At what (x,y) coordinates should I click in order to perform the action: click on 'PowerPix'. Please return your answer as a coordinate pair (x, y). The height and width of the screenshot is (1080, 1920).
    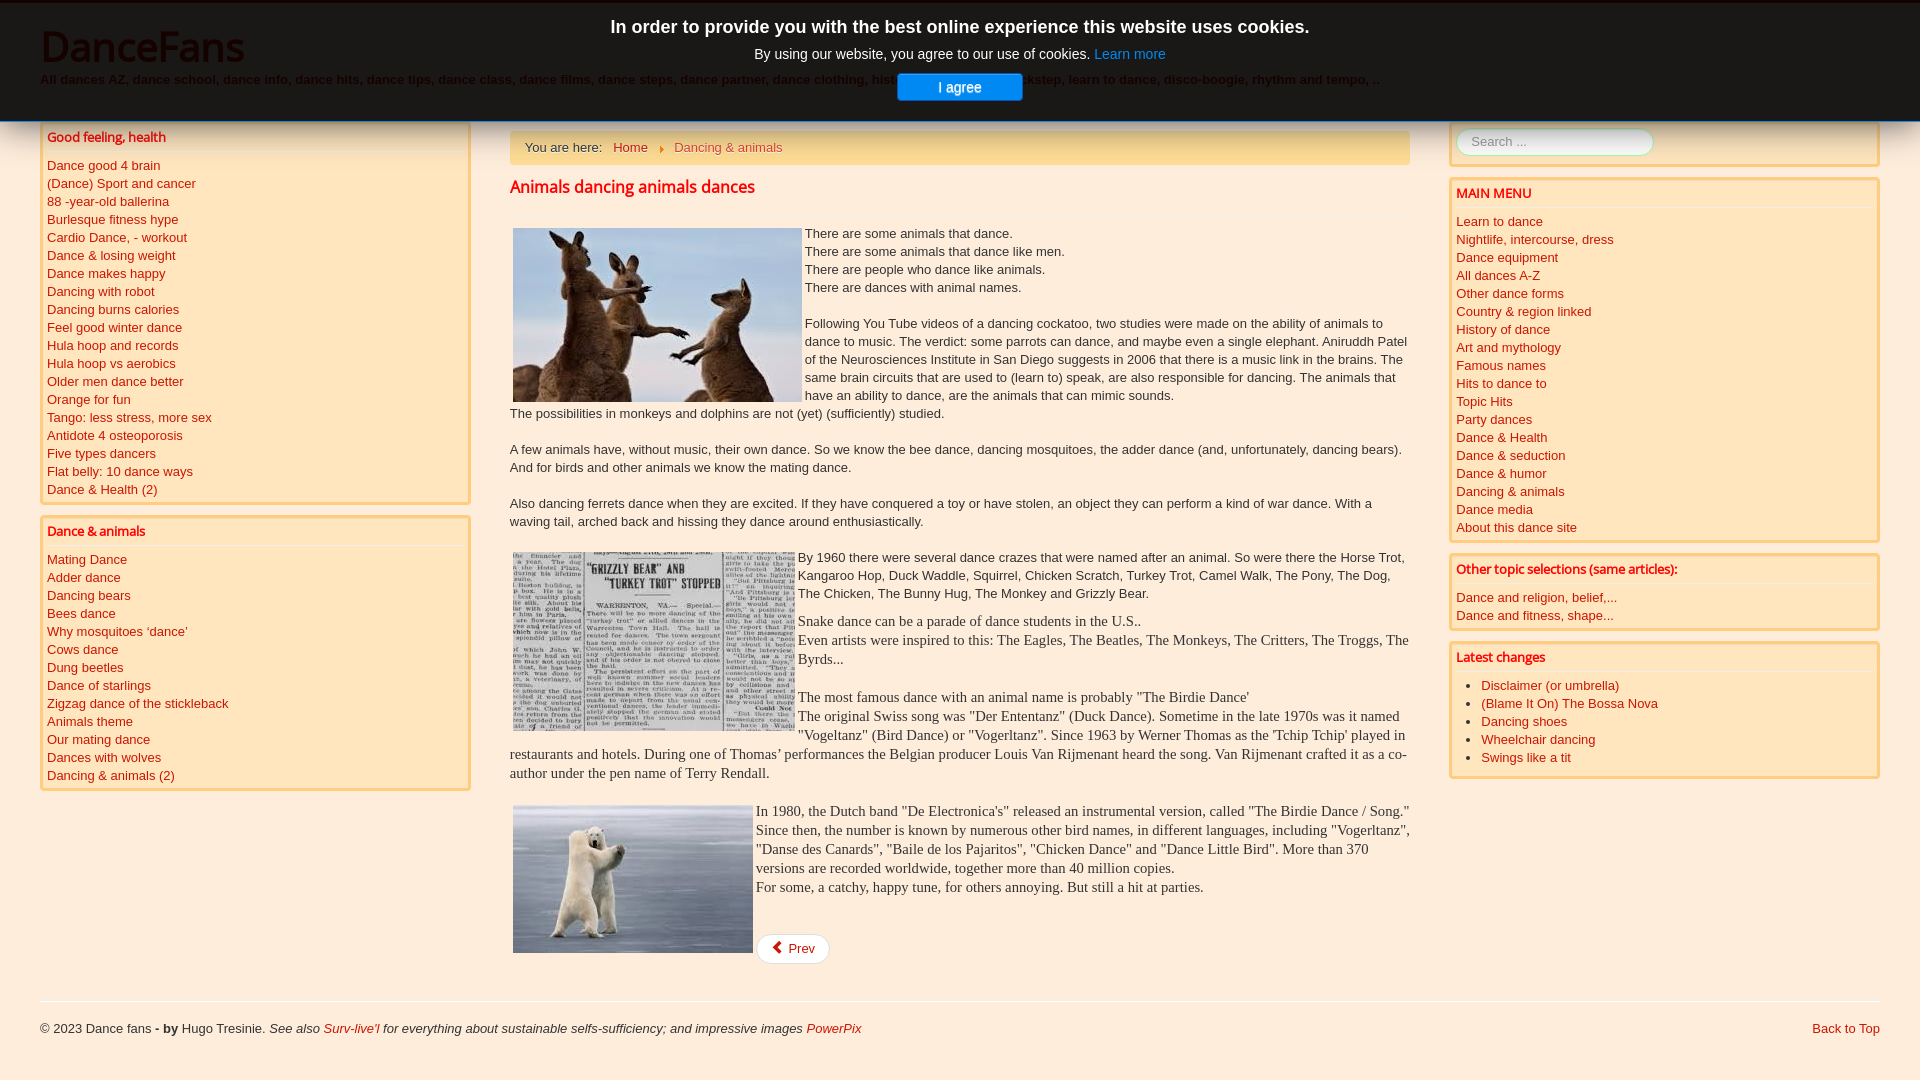
    Looking at the image, I should click on (833, 1028).